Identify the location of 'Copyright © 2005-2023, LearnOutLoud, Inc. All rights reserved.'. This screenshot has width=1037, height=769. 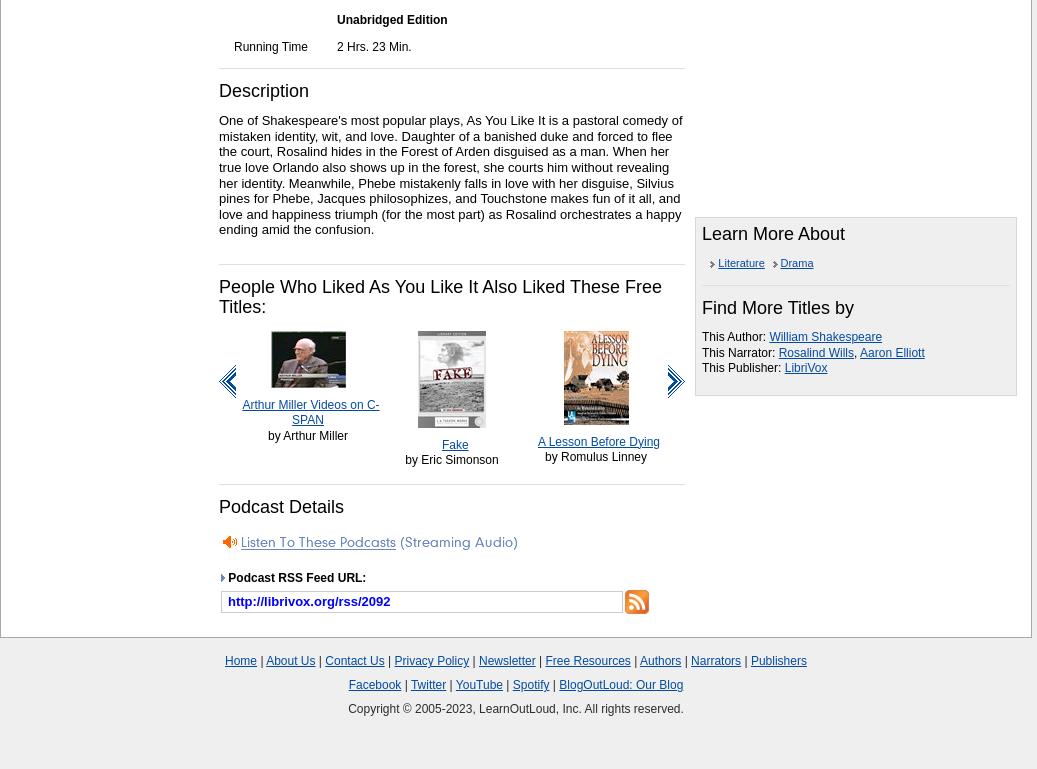
(347, 708).